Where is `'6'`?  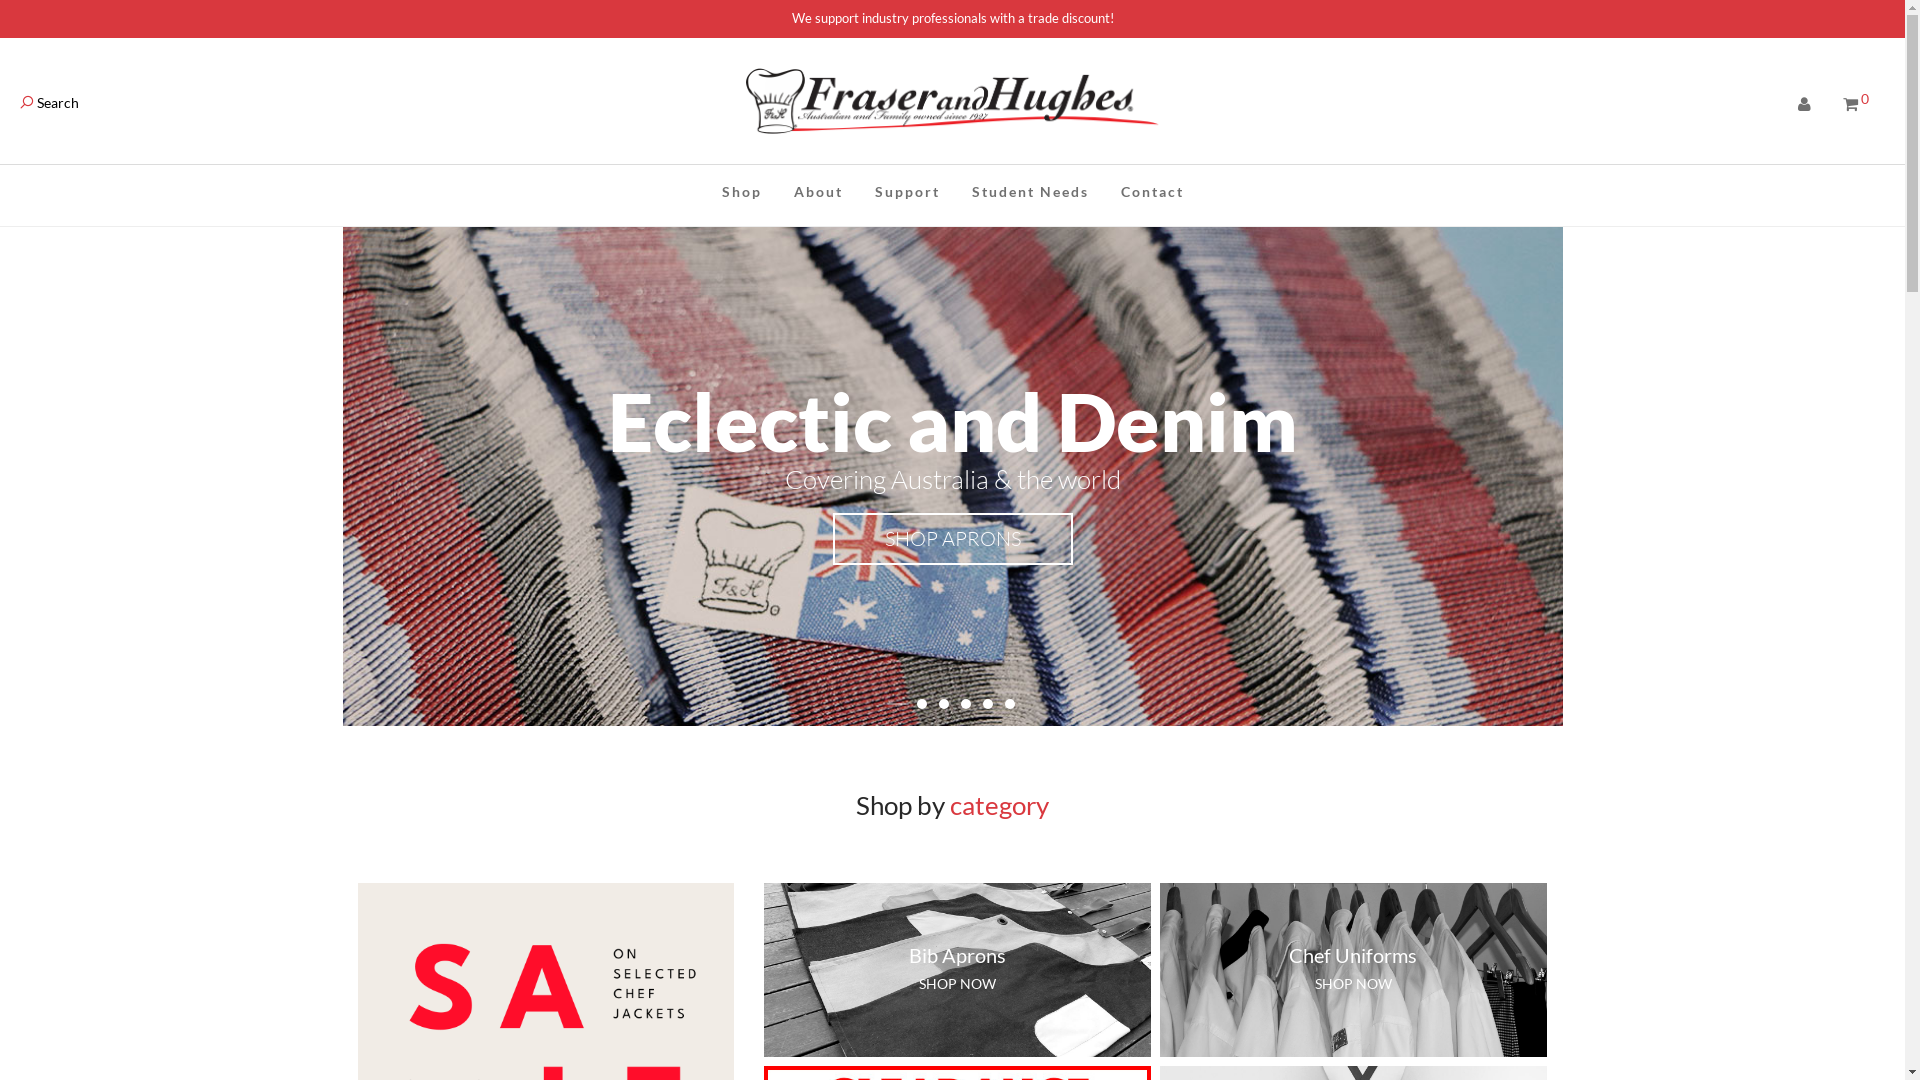 '6' is located at coordinates (1008, 703).